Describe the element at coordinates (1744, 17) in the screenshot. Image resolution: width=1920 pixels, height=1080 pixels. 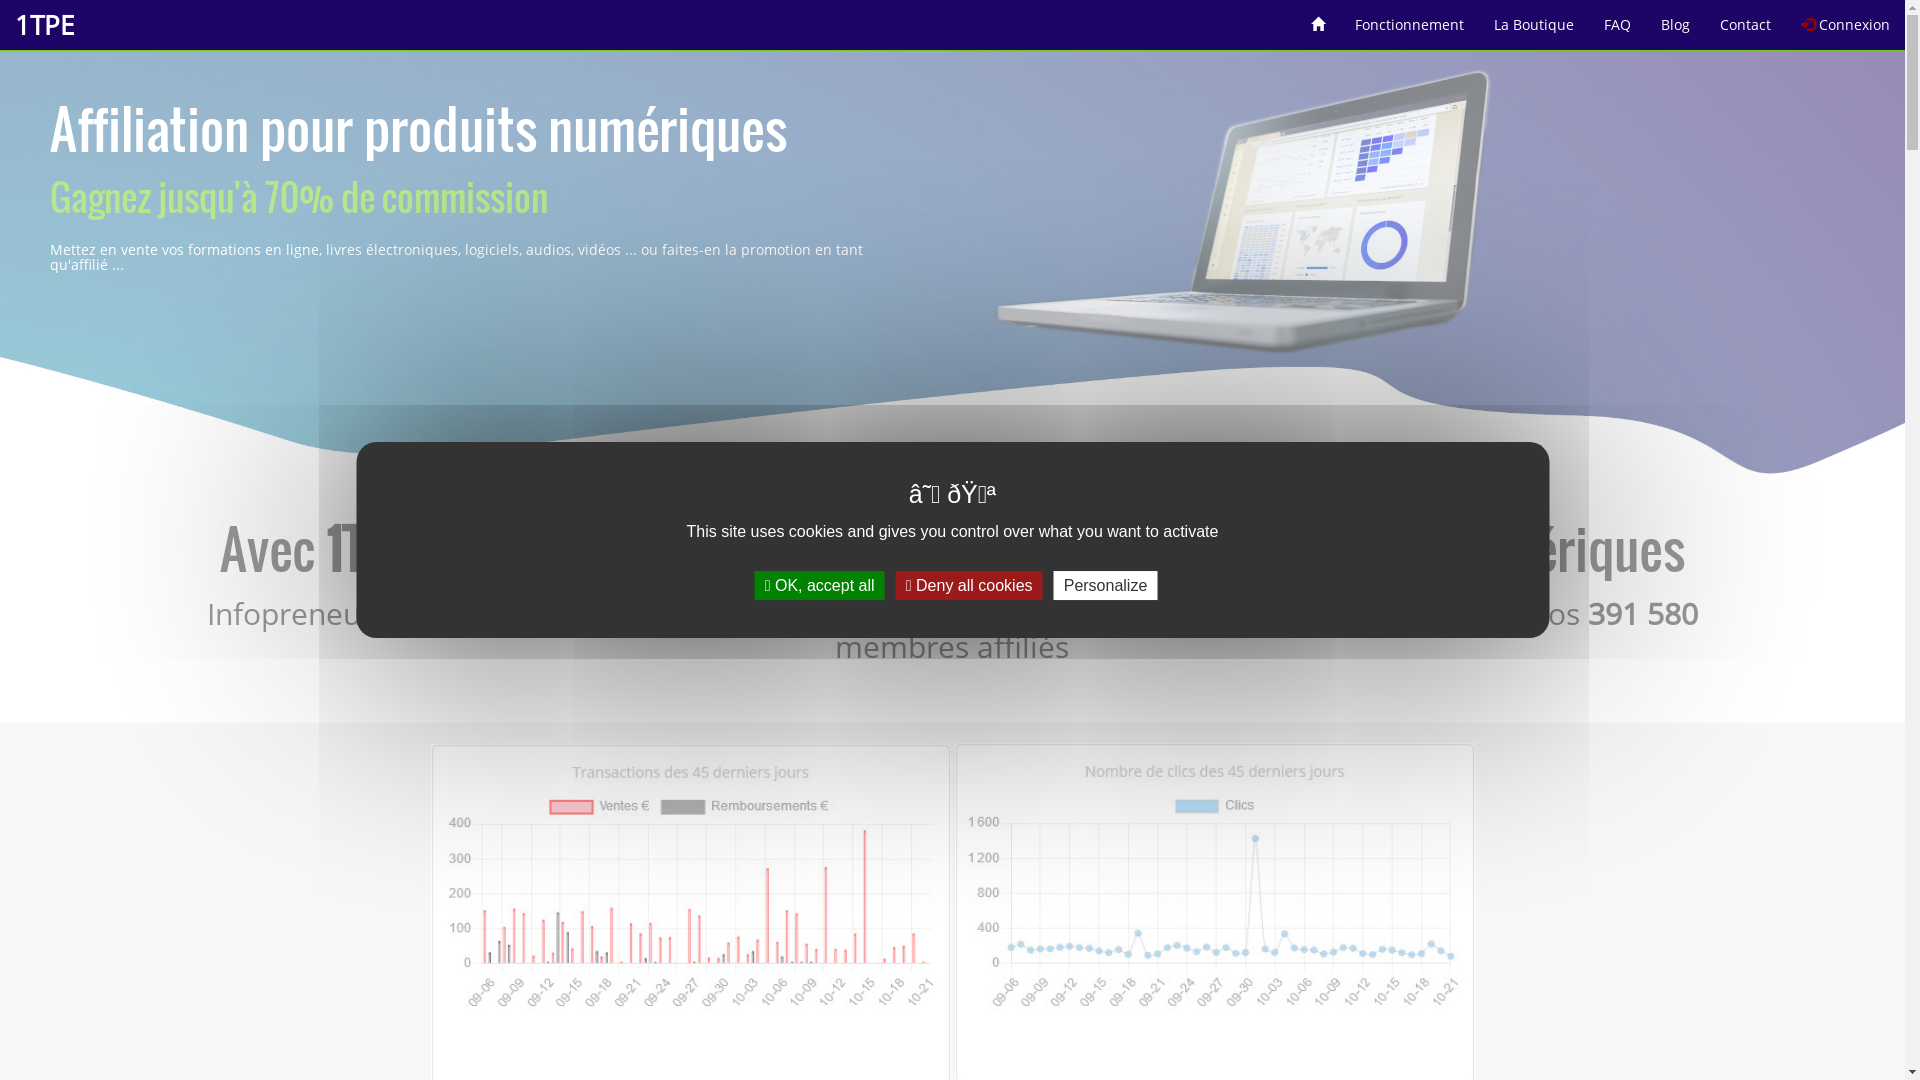
I see `'Contact'` at that location.